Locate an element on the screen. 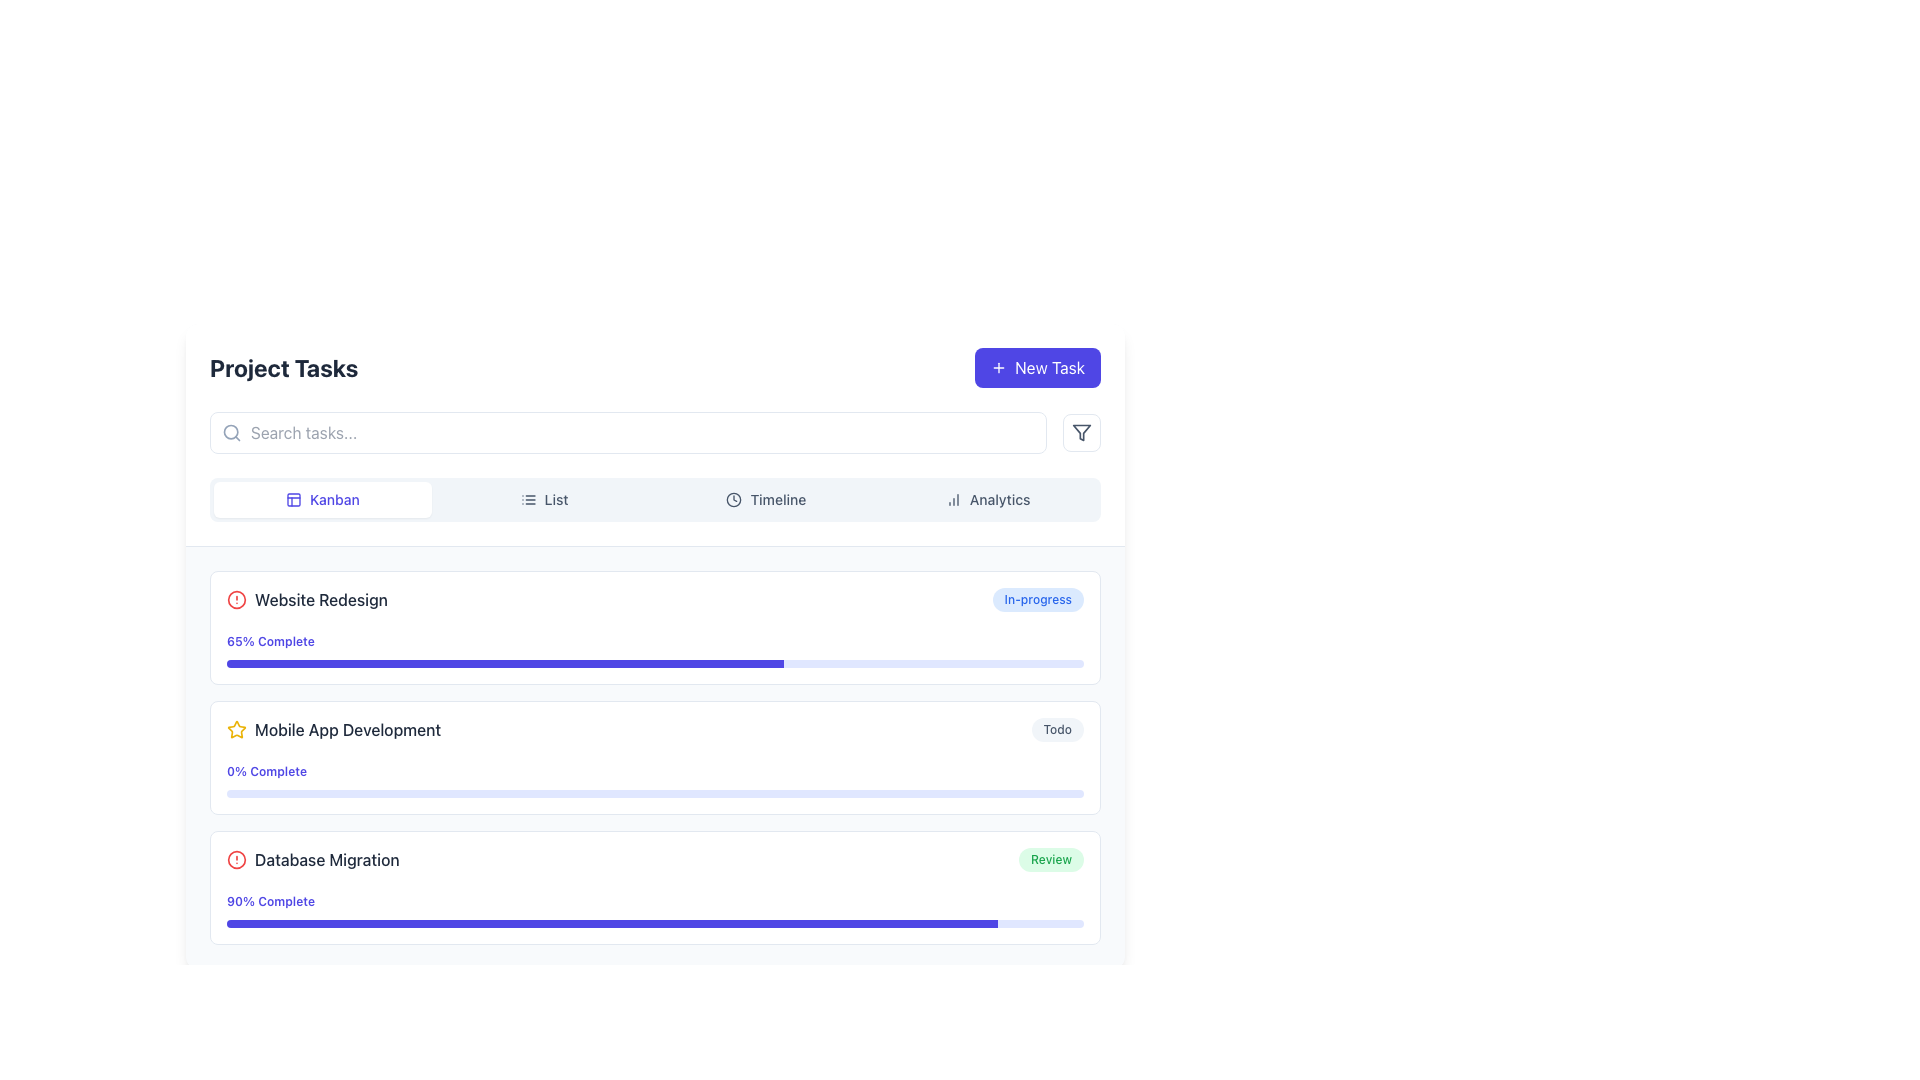 This screenshot has height=1080, width=1920. the analytics button, which is the fourth button in the horizontal row at the top of the interface, to trigger a style transition is located at coordinates (988, 499).